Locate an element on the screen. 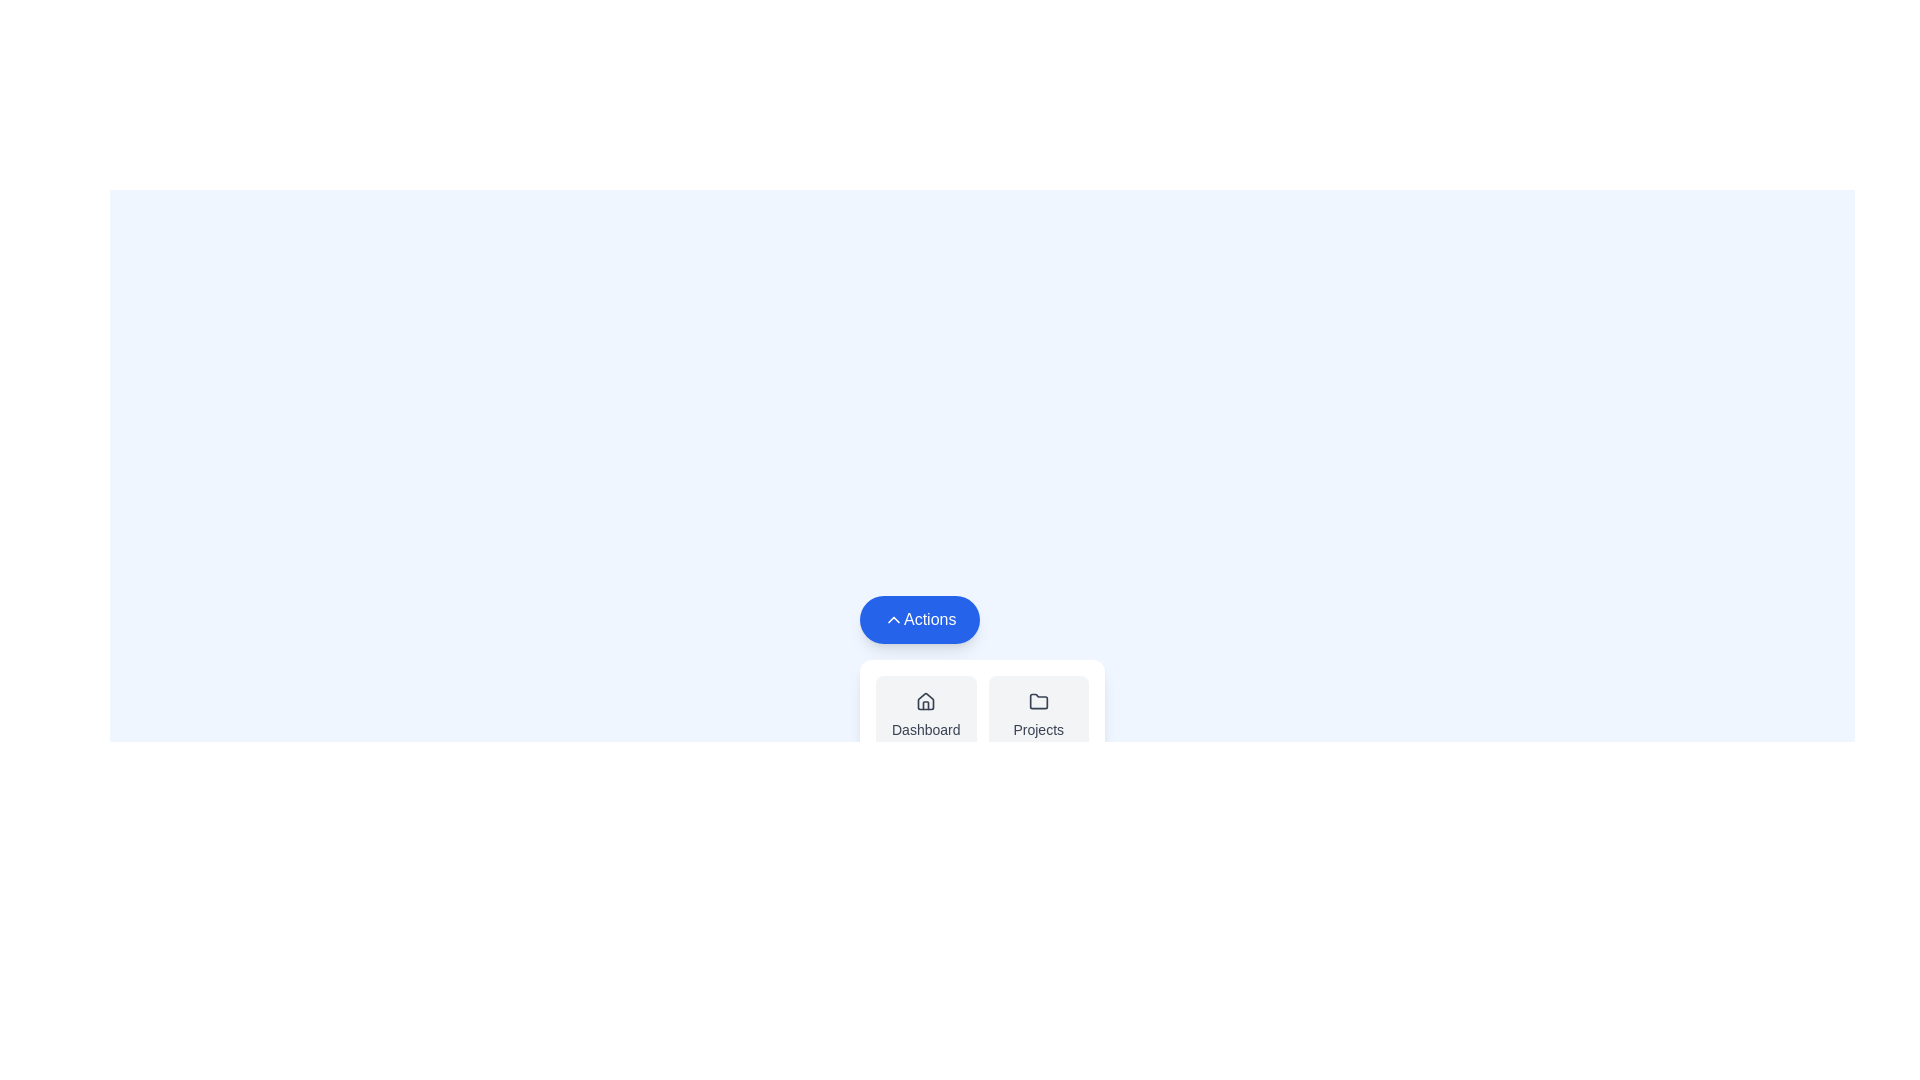  the Dashboard from the menu is located at coordinates (925, 715).